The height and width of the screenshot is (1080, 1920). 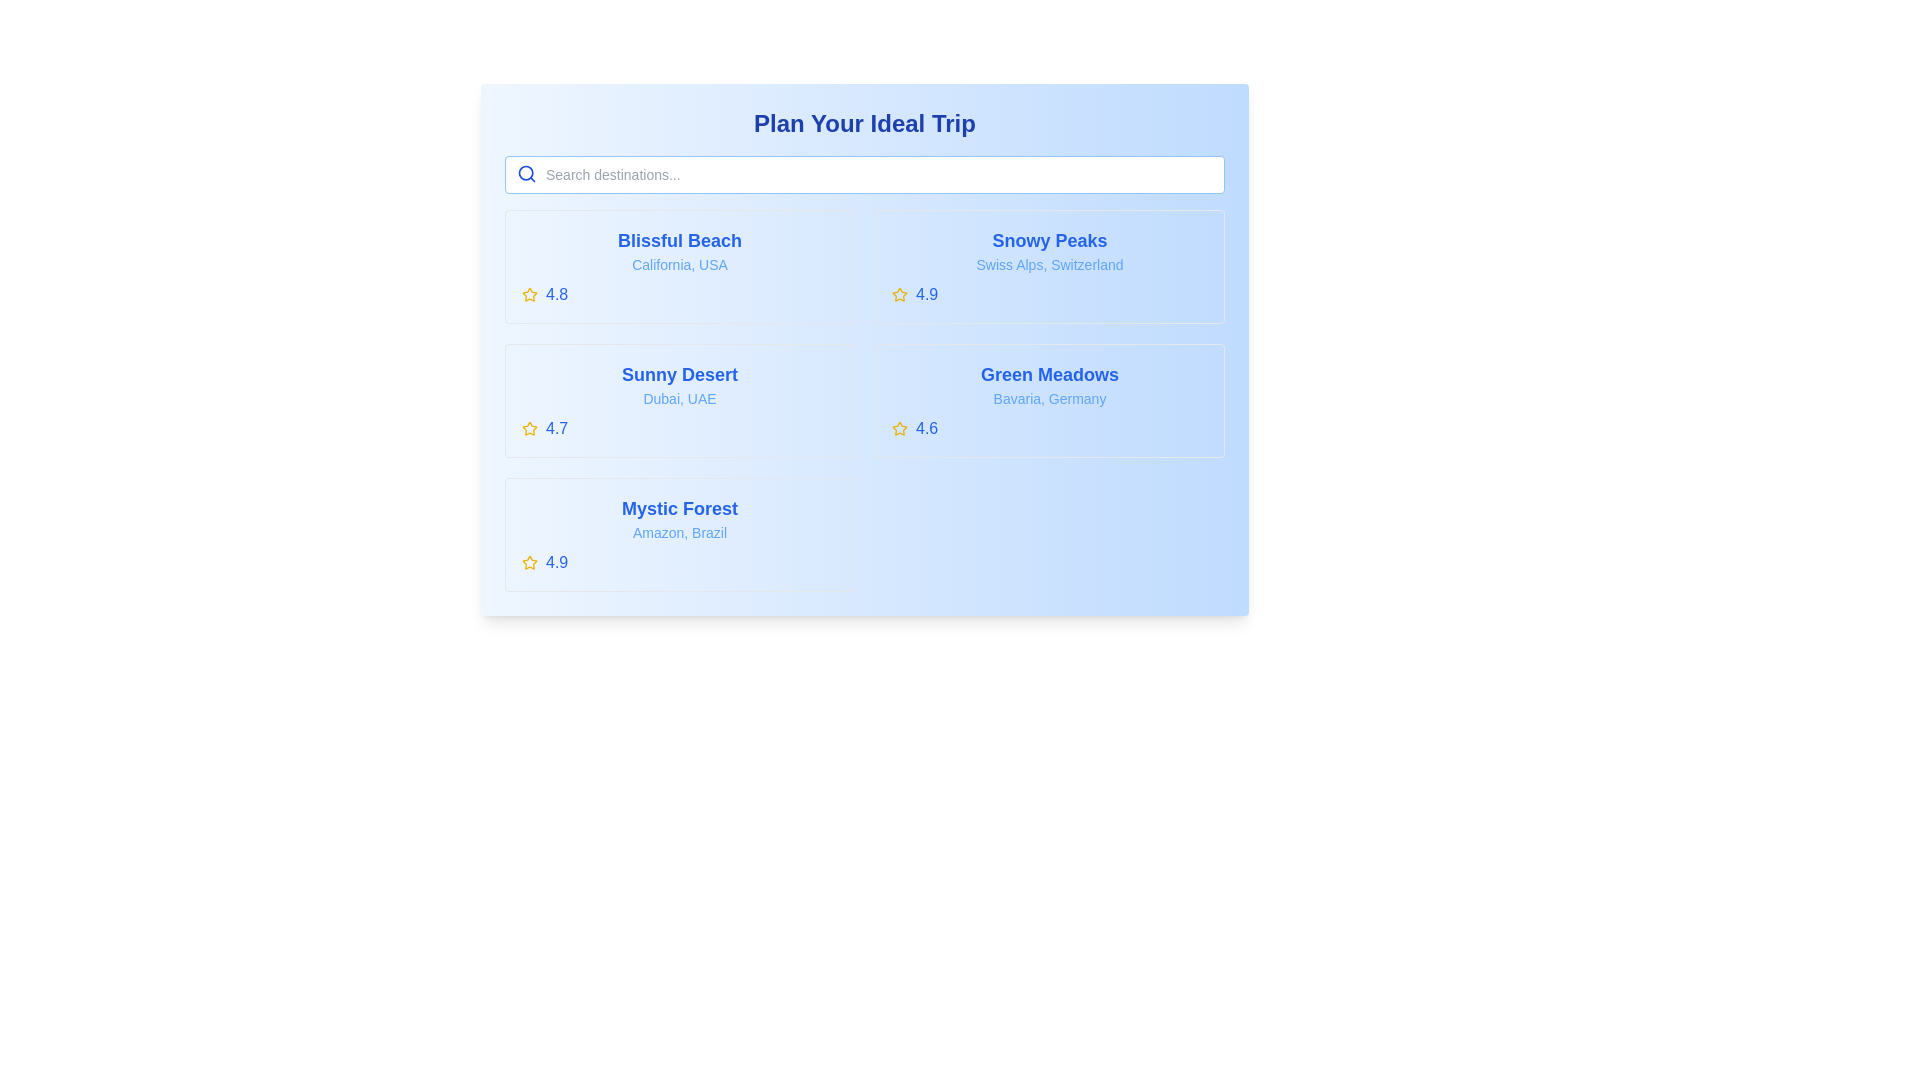 What do you see at coordinates (864, 173) in the screenshot?
I see `the search input field with the placeholder 'Search destinations...' to focus on it` at bounding box center [864, 173].